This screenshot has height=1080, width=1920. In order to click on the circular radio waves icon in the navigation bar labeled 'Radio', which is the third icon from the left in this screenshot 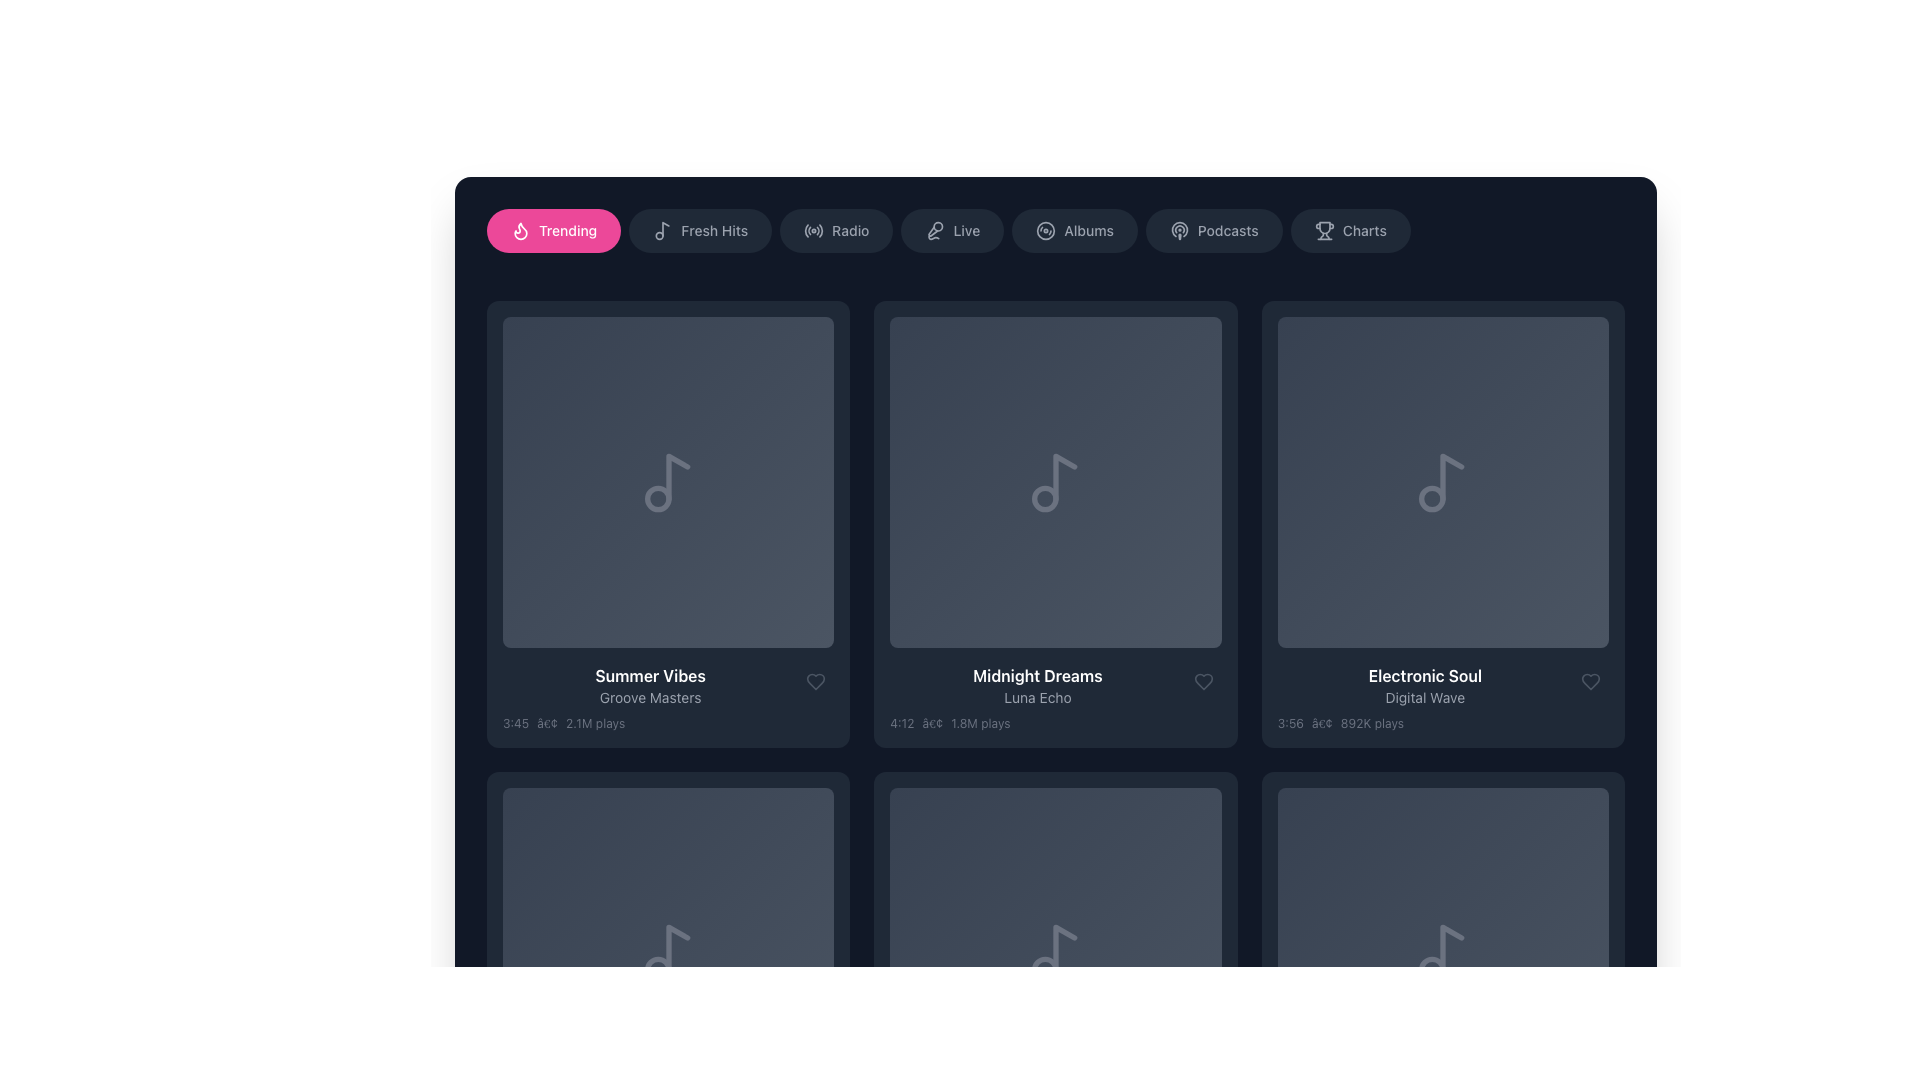, I will do `click(814, 230)`.